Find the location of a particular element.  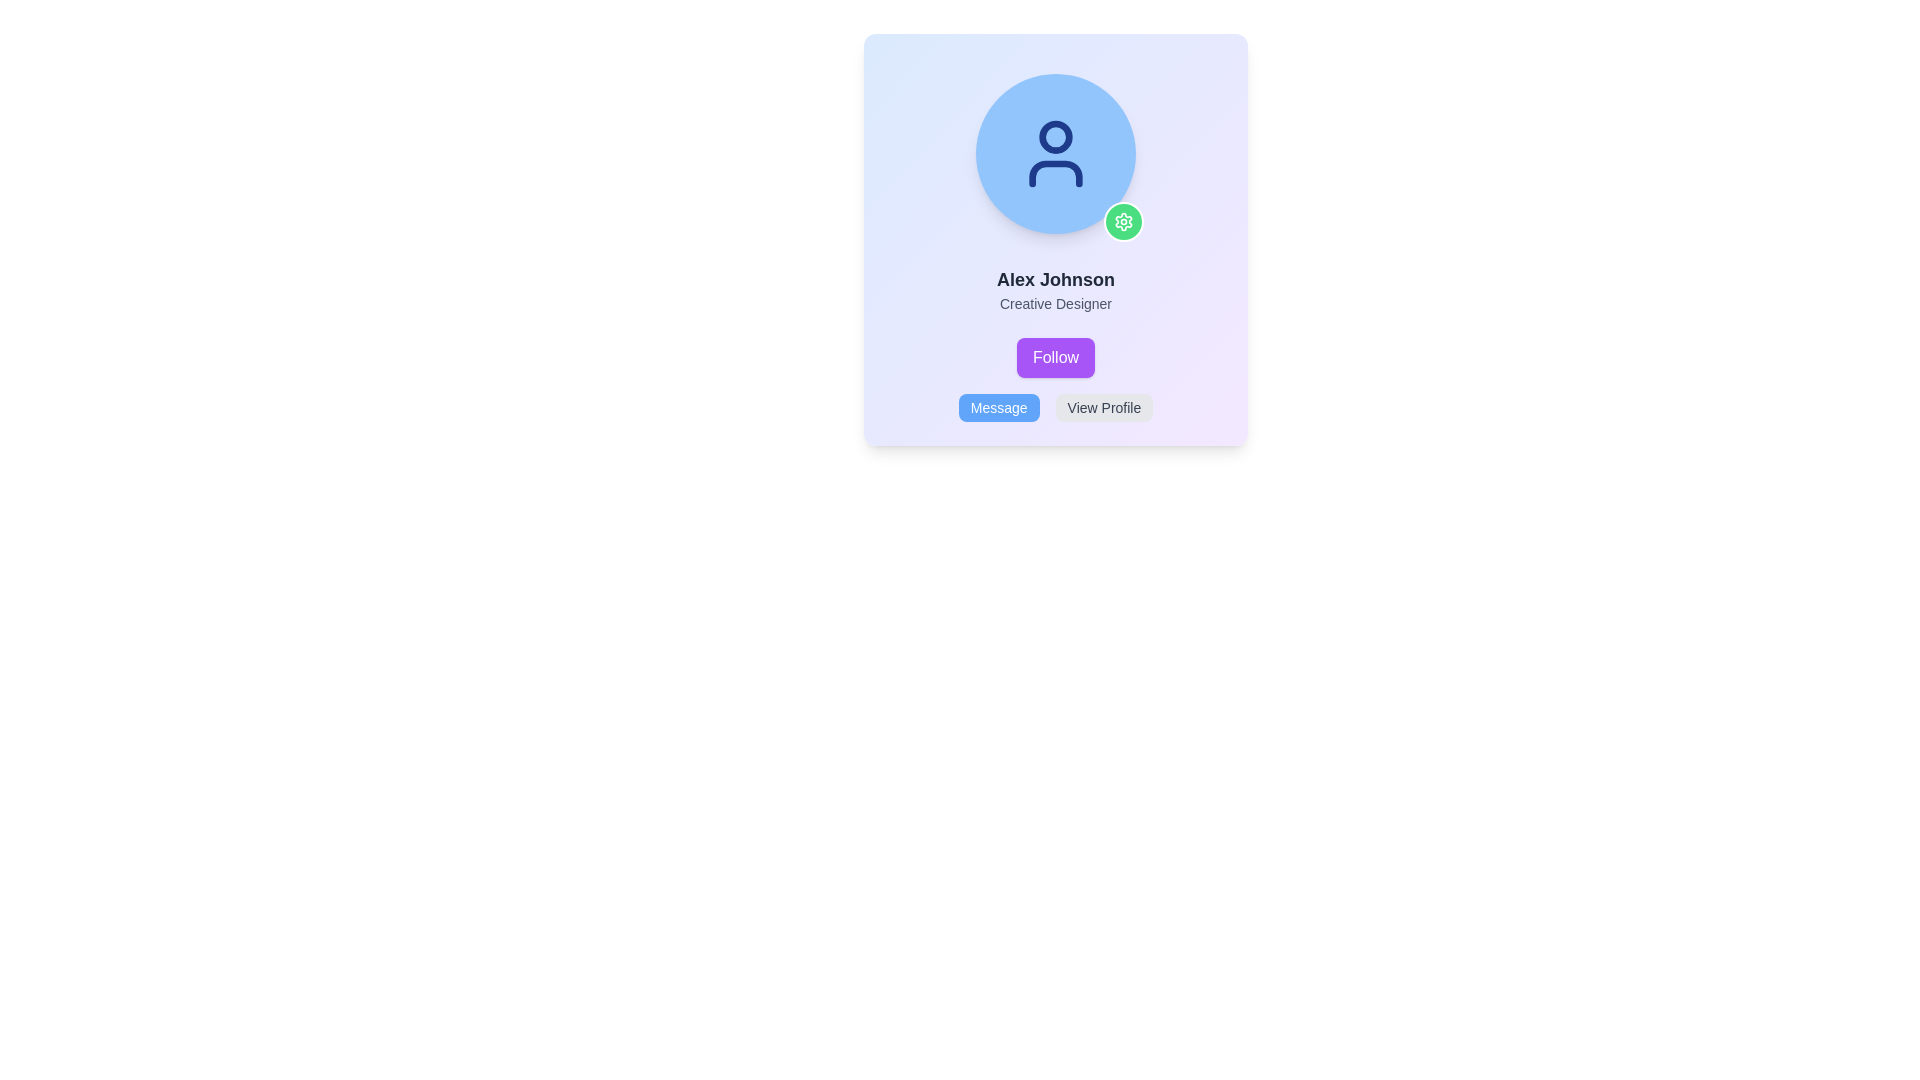

the small blue circular SVG element that represents the head of the abstract user icon located at the top center of the profile's user avatar area is located at coordinates (1055, 136).